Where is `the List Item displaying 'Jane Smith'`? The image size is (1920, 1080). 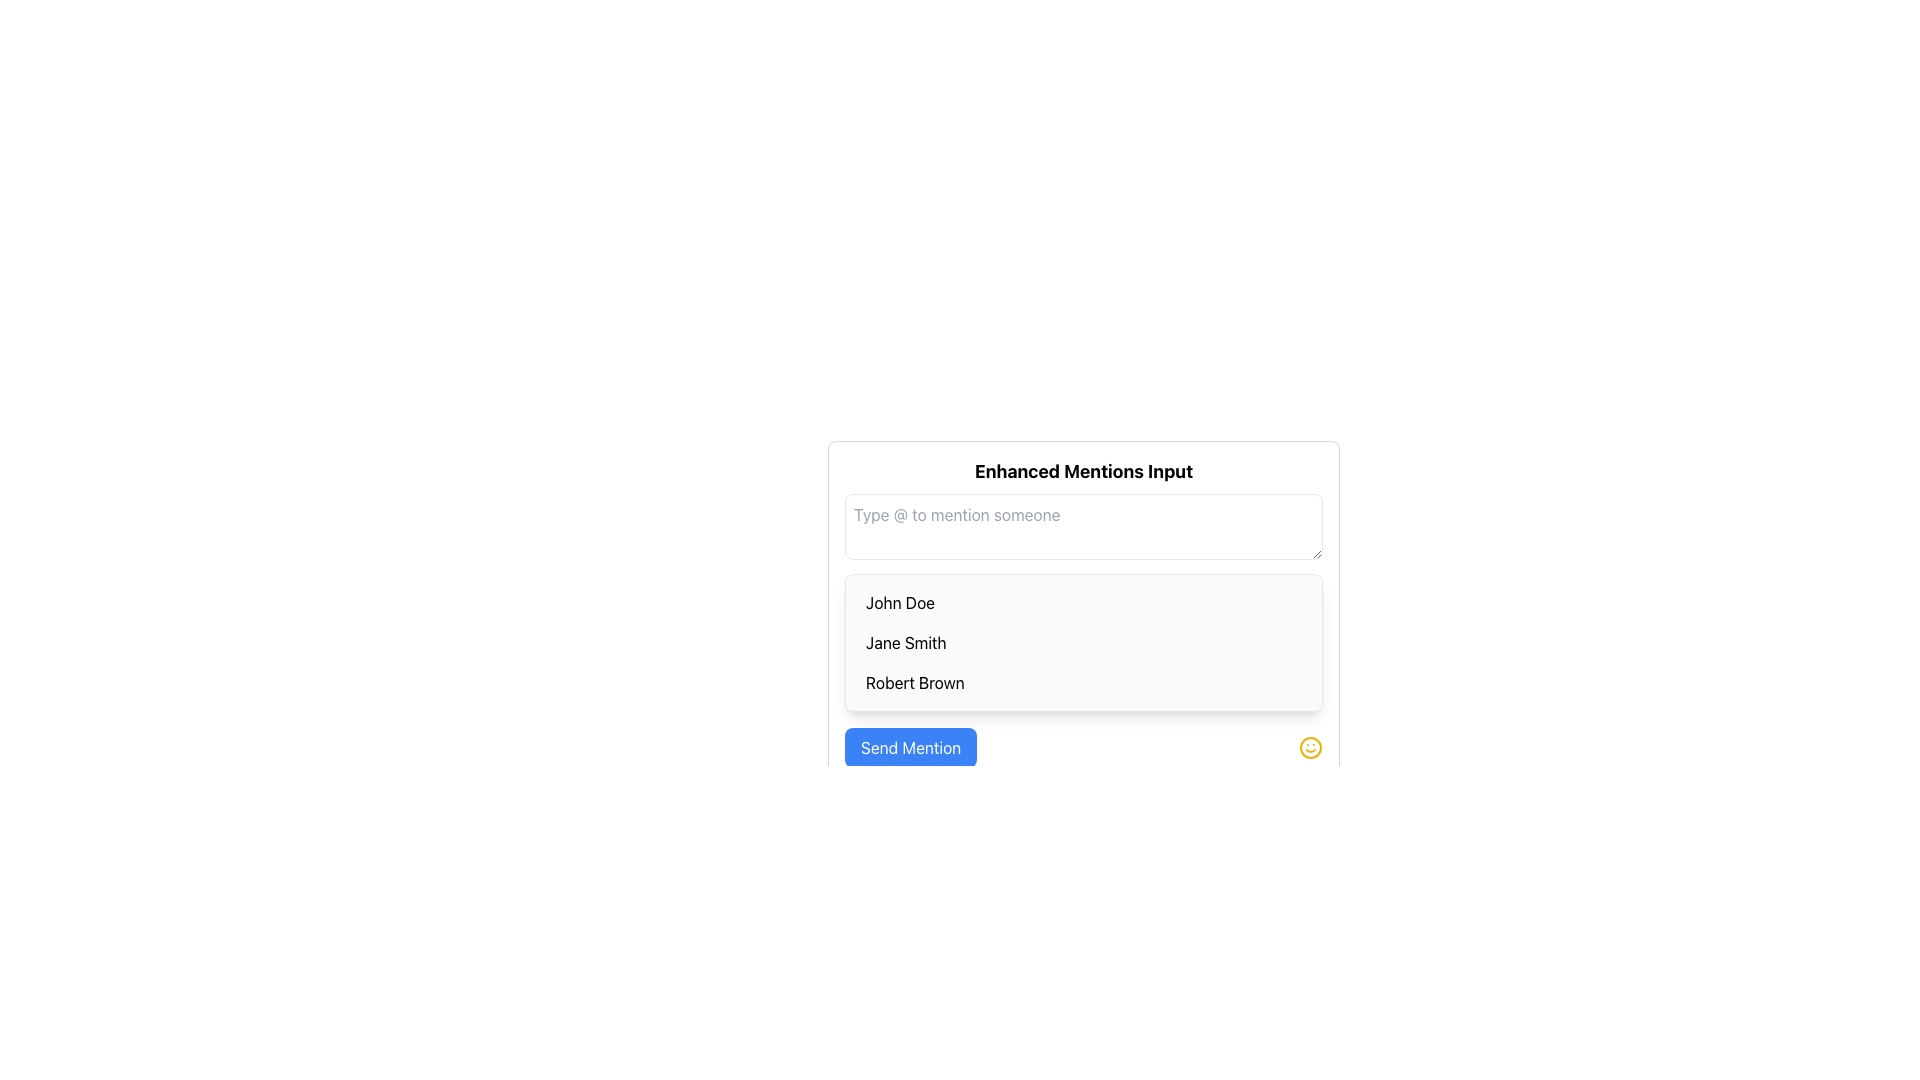
the List Item displaying 'Jane Smith' is located at coordinates (1083, 643).